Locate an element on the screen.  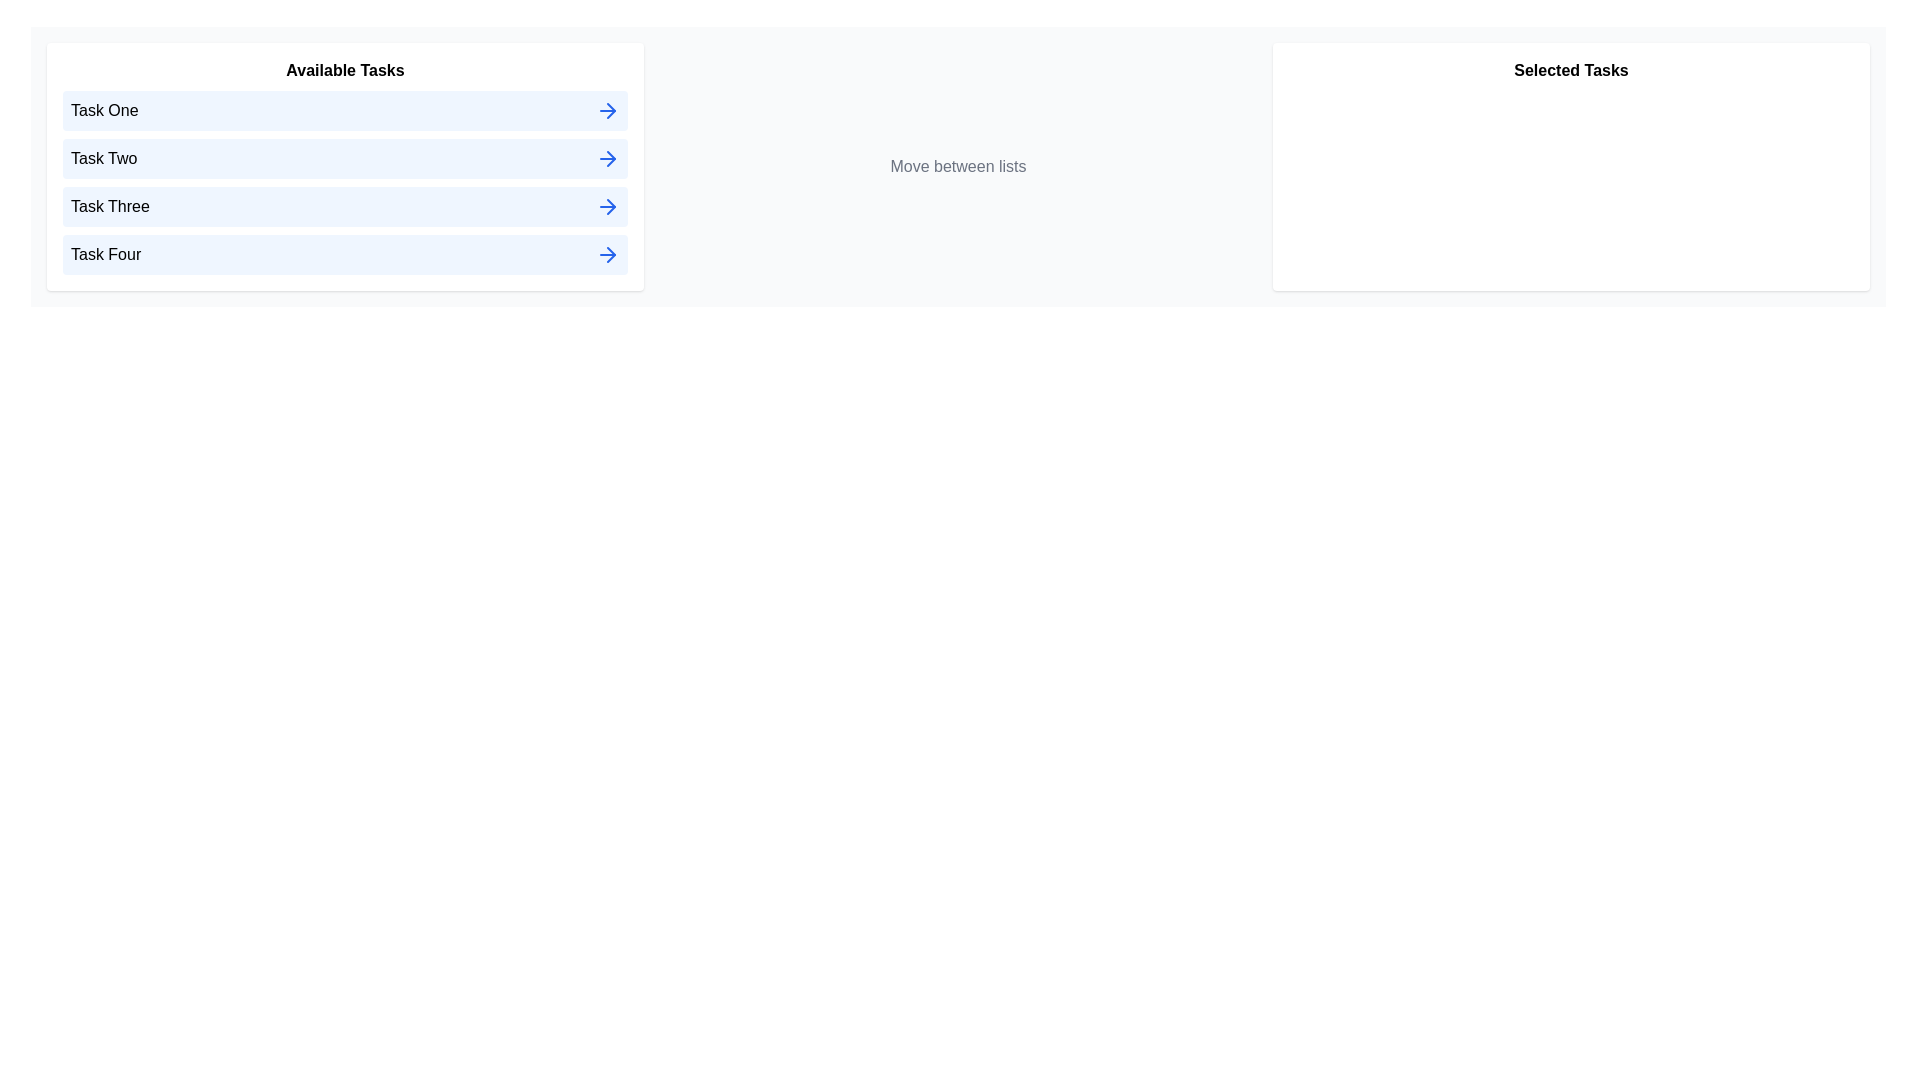
right arrow icon next to the task named Task One in the 'Available Tasks' list is located at coordinates (607, 111).